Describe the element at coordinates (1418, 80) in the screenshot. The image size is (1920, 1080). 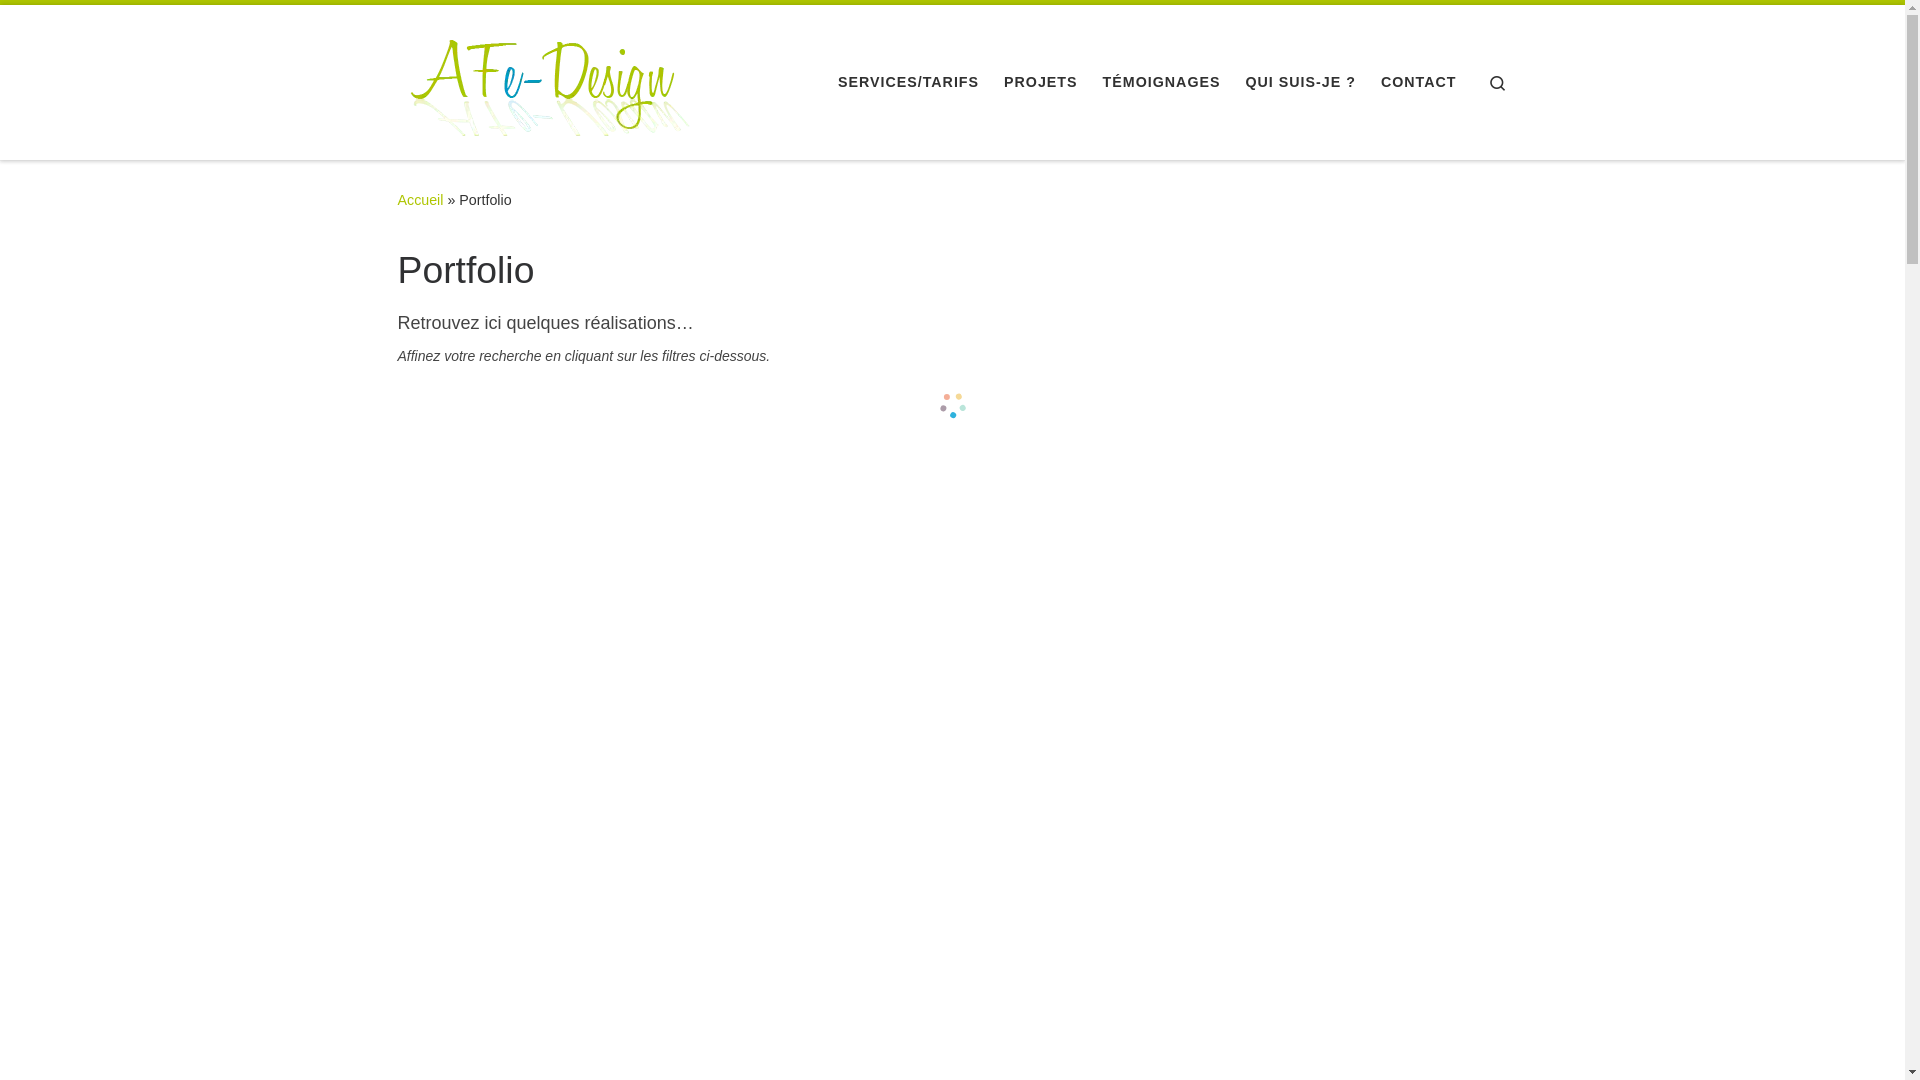
I see `'CONTACT'` at that location.